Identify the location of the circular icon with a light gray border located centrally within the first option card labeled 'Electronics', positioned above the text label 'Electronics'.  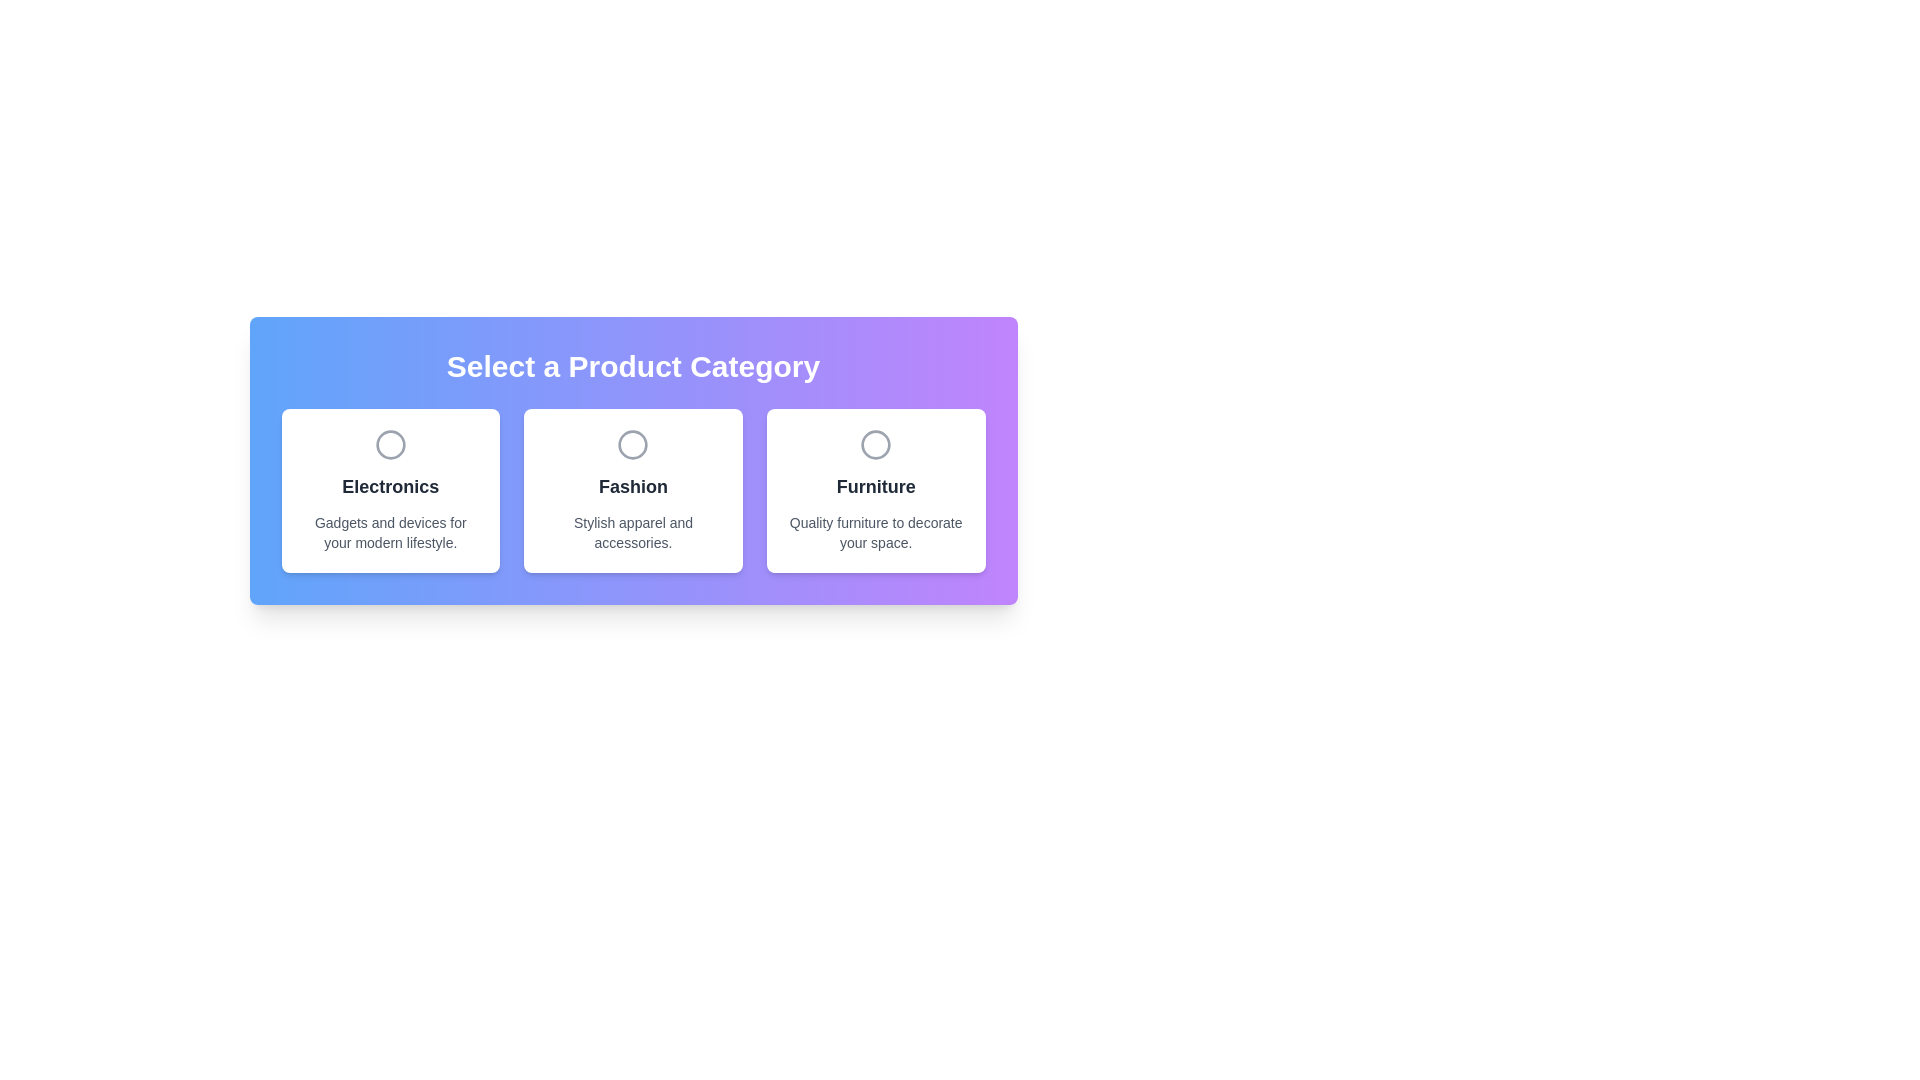
(390, 443).